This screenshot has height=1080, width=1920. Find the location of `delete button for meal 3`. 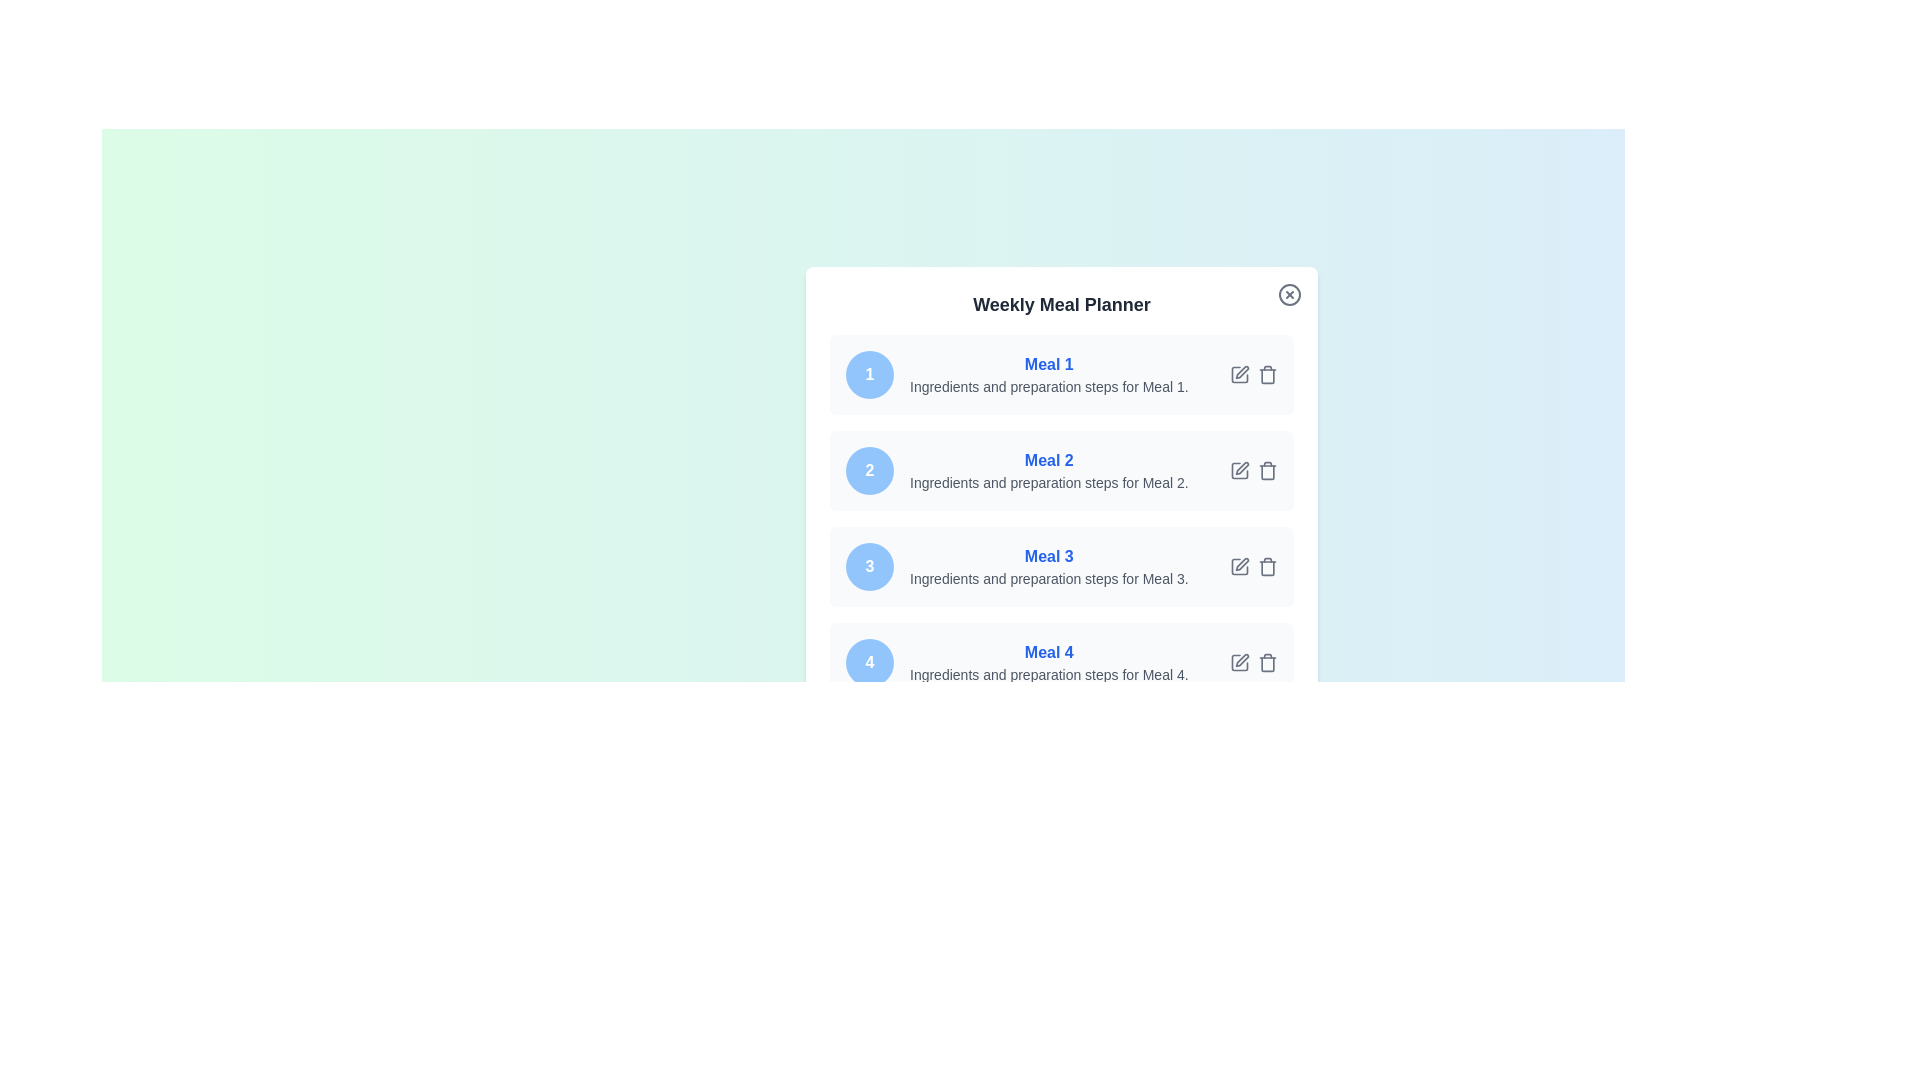

delete button for meal 3 is located at coordinates (1266, 567).